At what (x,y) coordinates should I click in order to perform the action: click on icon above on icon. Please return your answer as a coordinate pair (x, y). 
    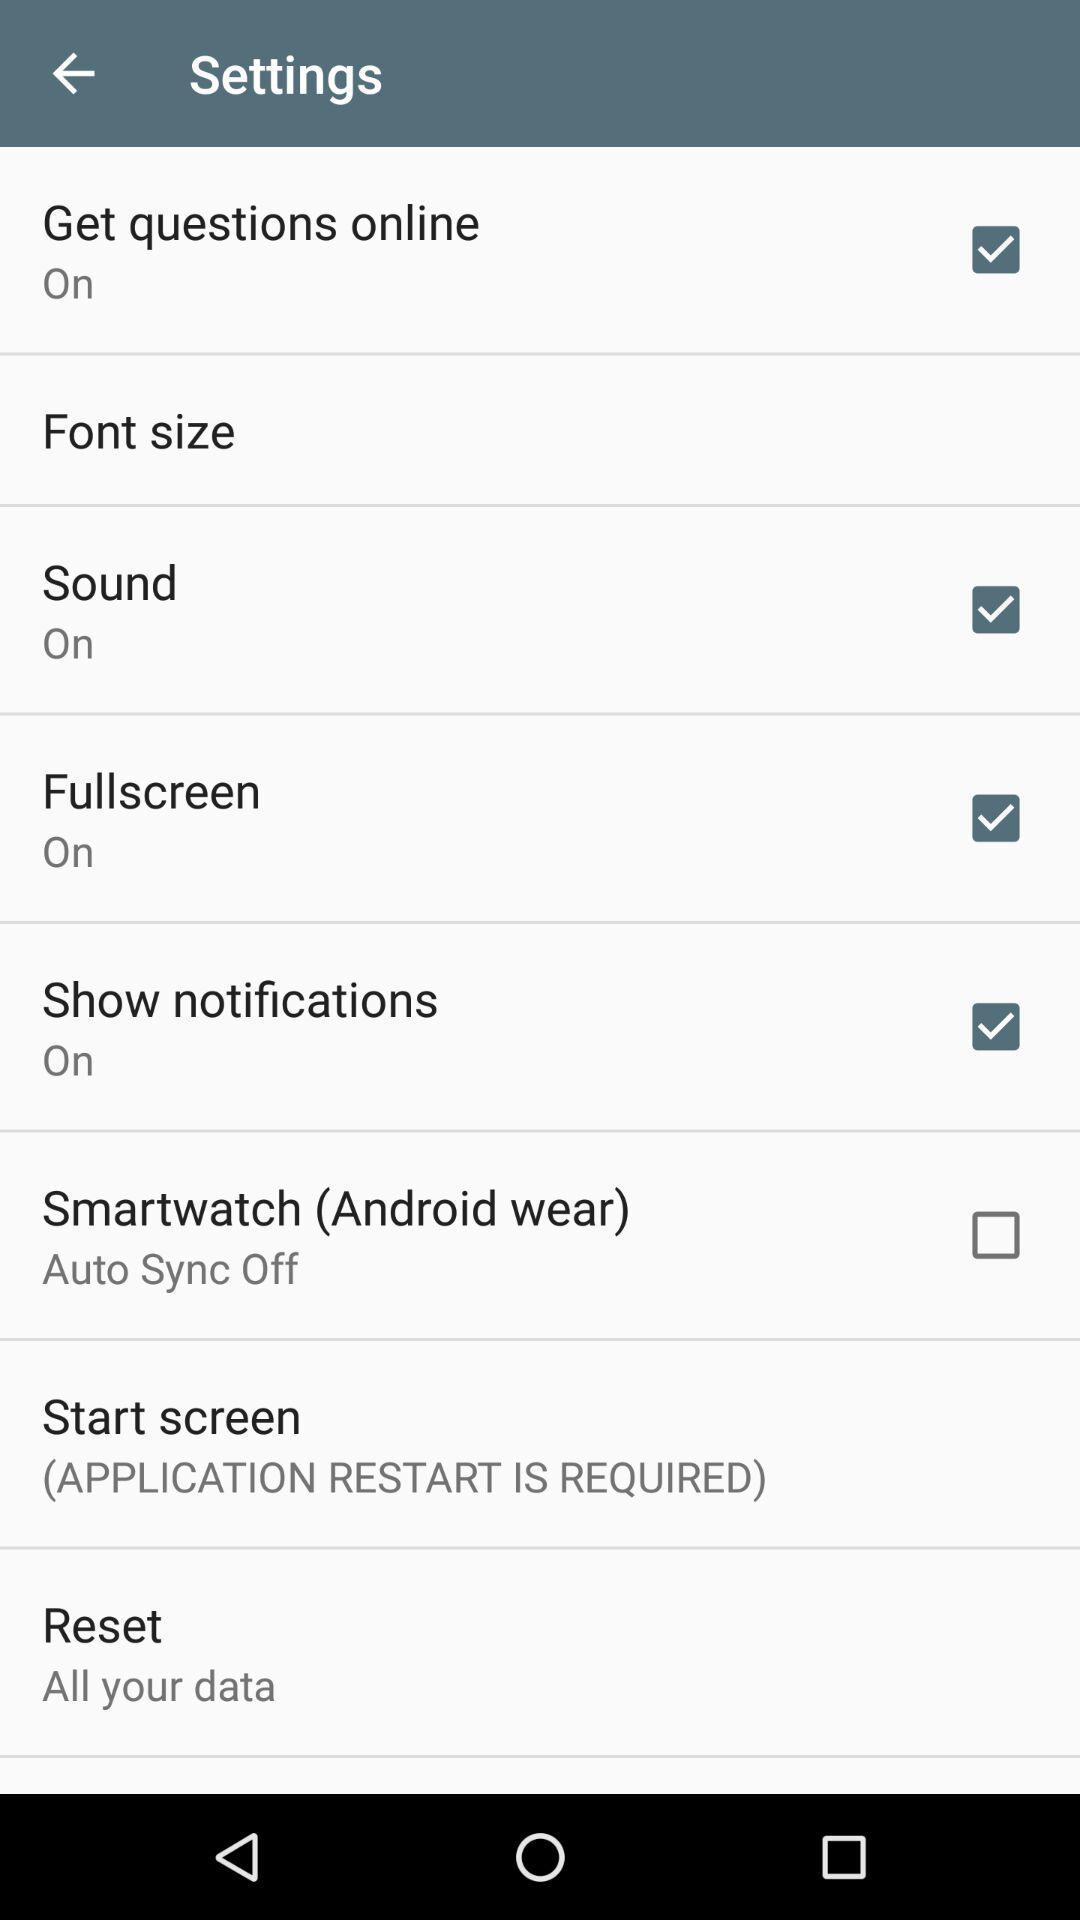
    Looking at the image, I should click on (150, 788).